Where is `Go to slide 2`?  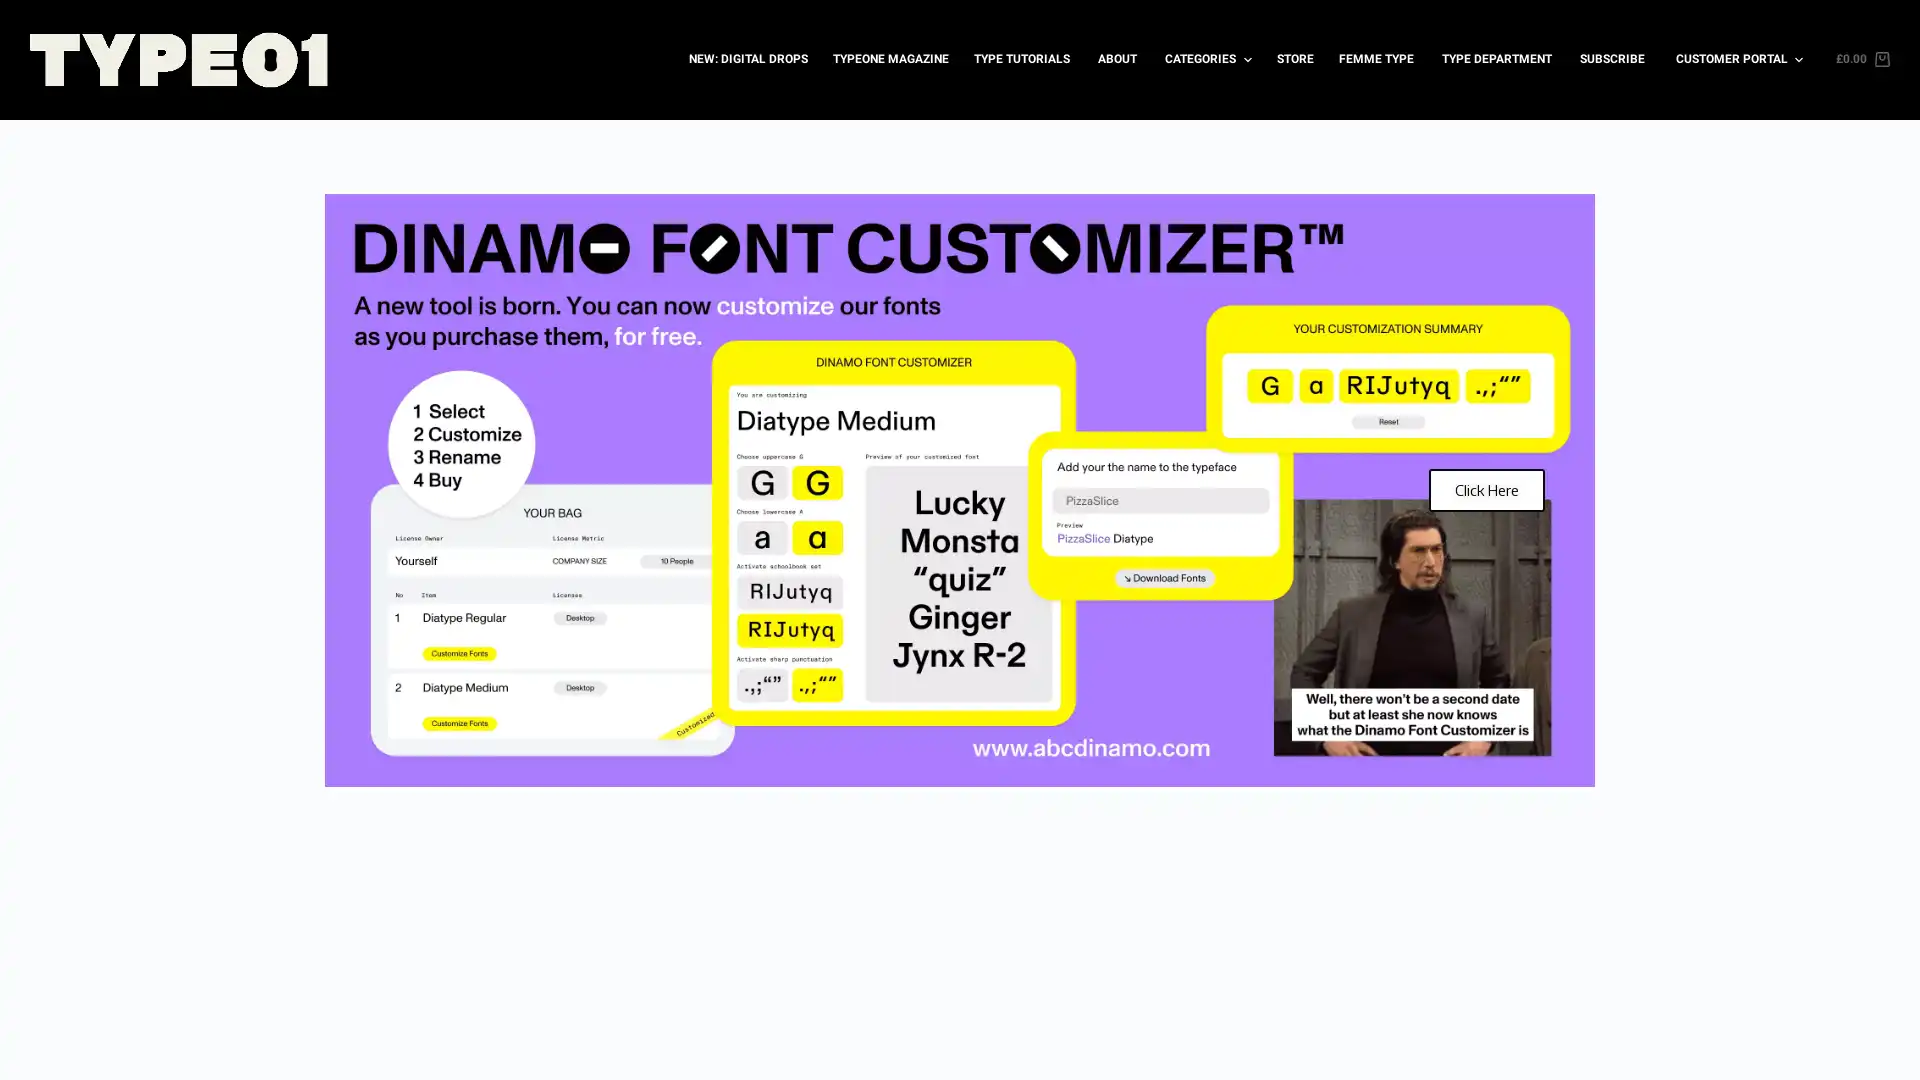 Go to slide 2 is located at coordinates (949, 771).